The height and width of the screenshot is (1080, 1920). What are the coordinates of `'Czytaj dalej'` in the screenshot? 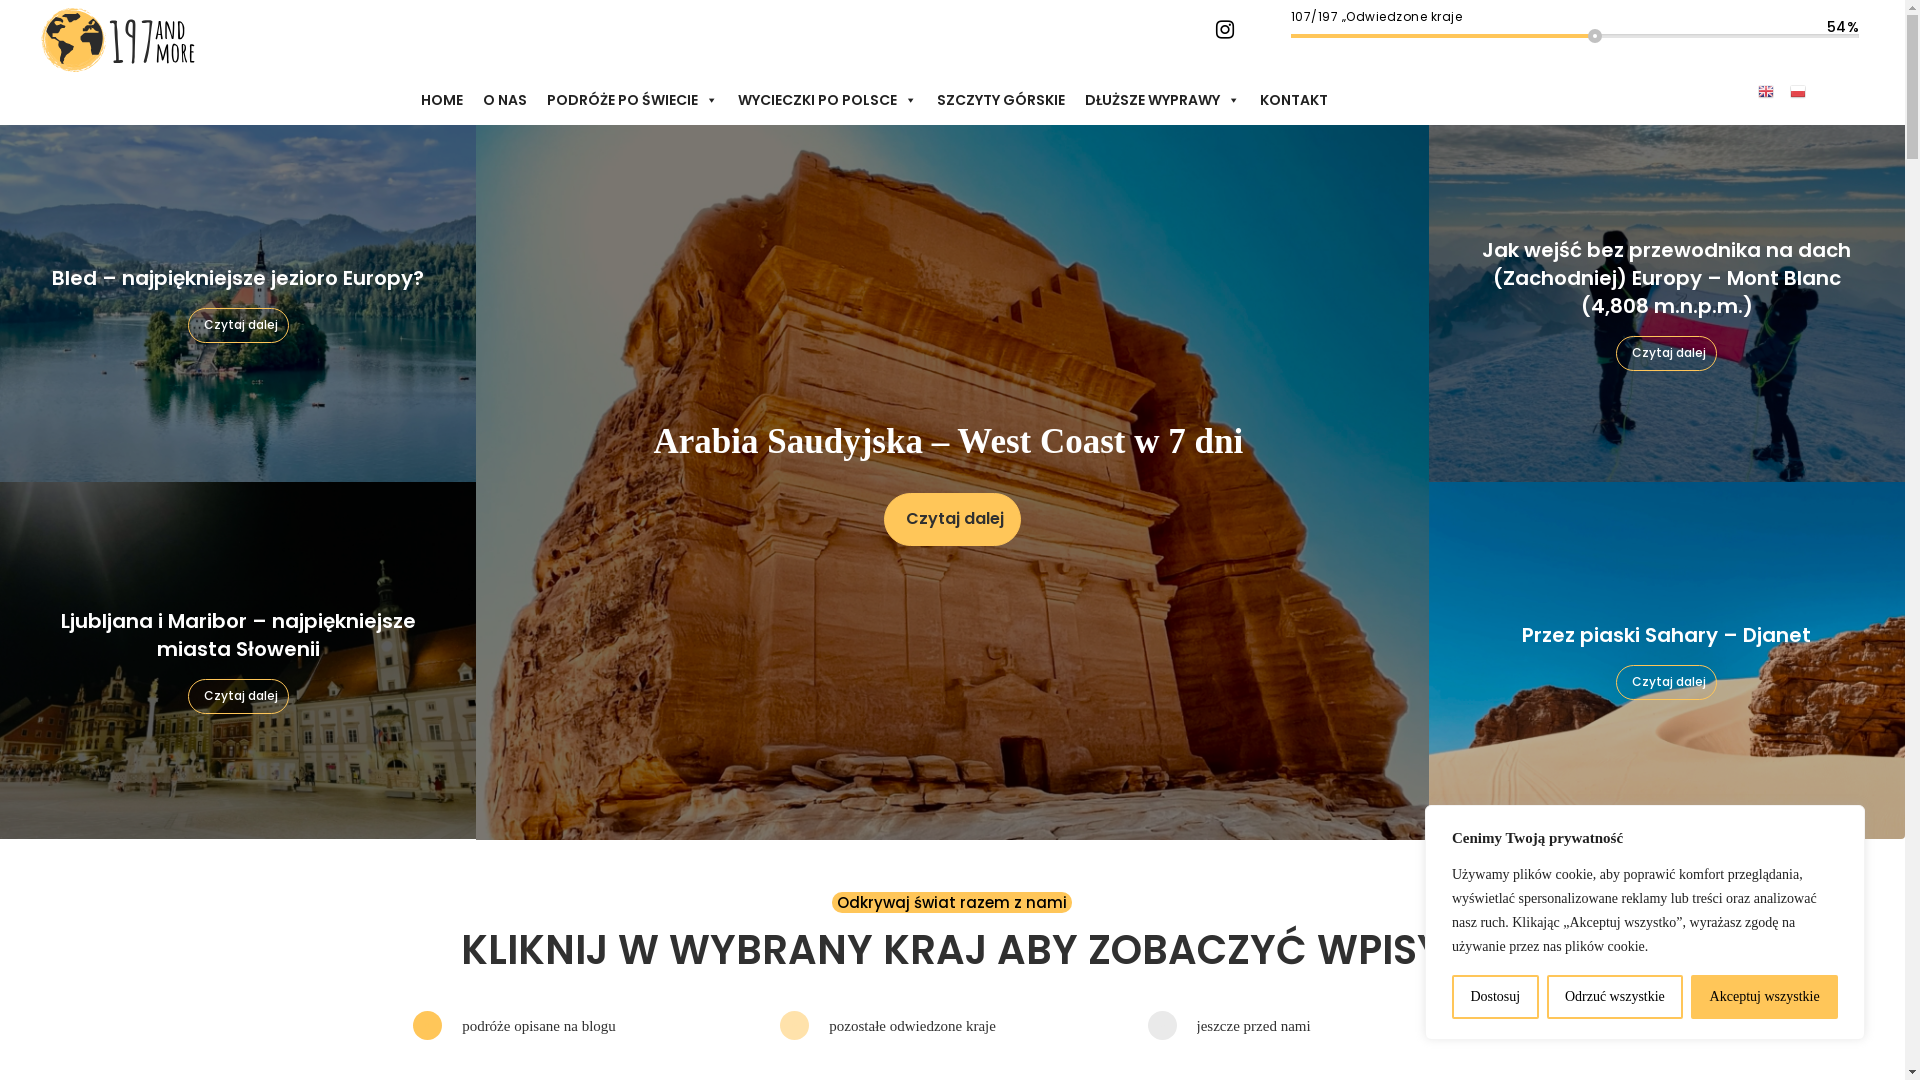 It's located at (187, 324).